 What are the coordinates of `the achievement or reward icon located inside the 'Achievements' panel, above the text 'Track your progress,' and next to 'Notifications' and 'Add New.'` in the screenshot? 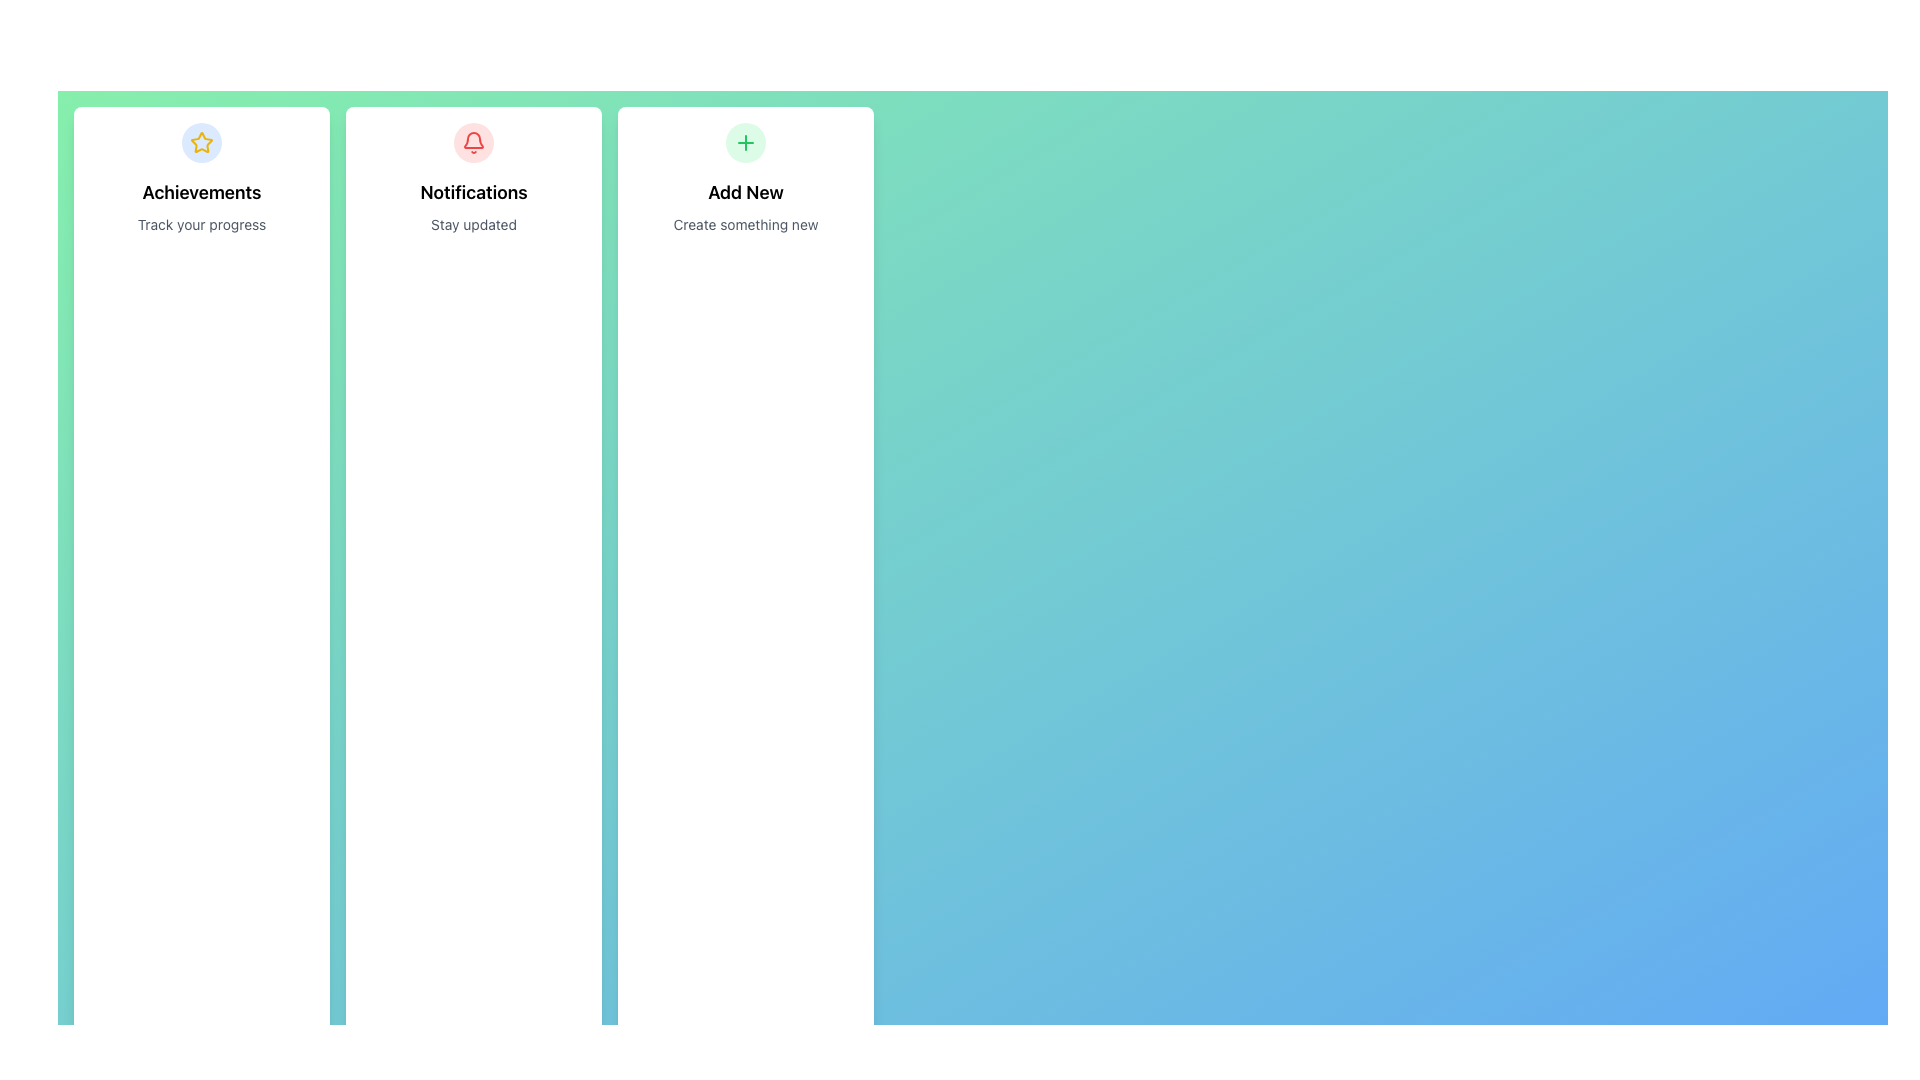 It's located at (201, 141).